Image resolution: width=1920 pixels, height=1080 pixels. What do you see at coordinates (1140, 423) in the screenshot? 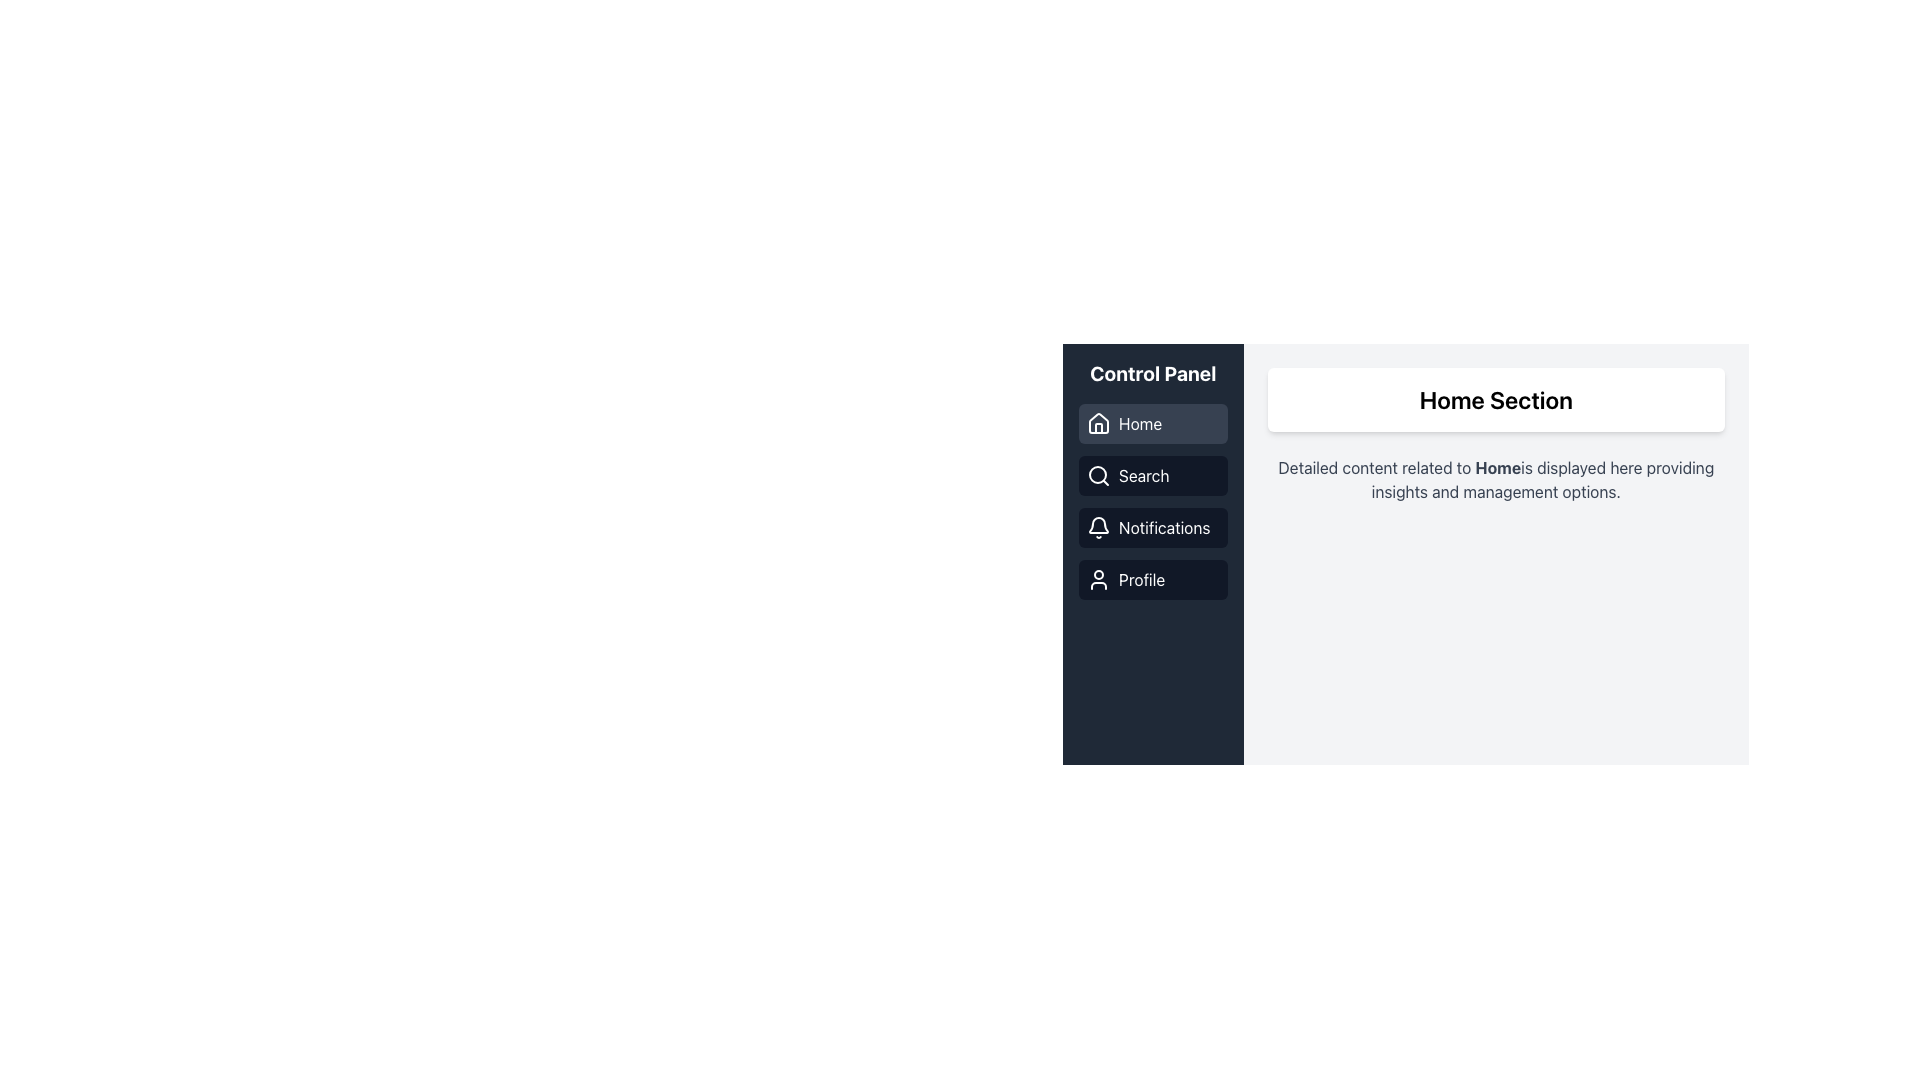
I see `the 'Home' text label in the vertical navigation sidebar, which displays white text on a dark gray background and is positioned next to a house-shaped icon` at bounding box center [1140, 423].